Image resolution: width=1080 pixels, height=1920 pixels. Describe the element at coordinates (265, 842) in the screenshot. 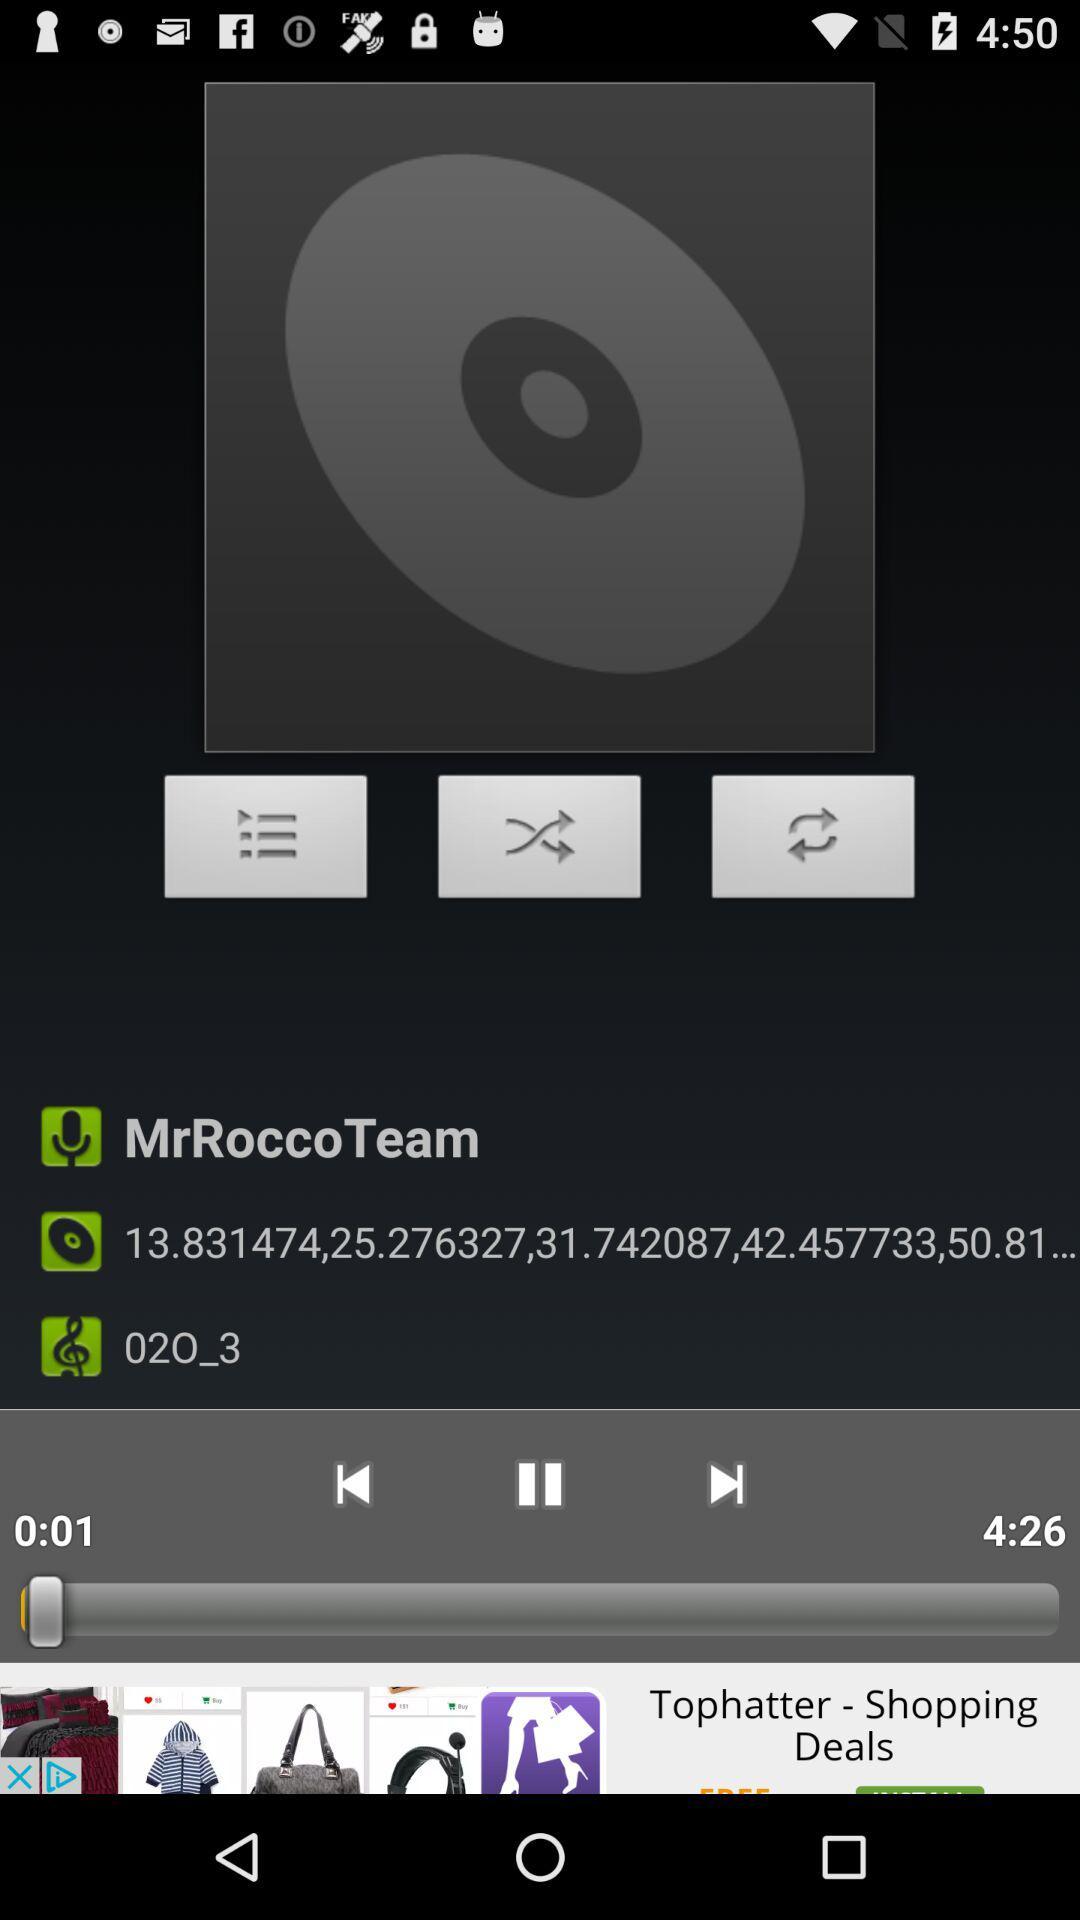

I see `open` at that location.